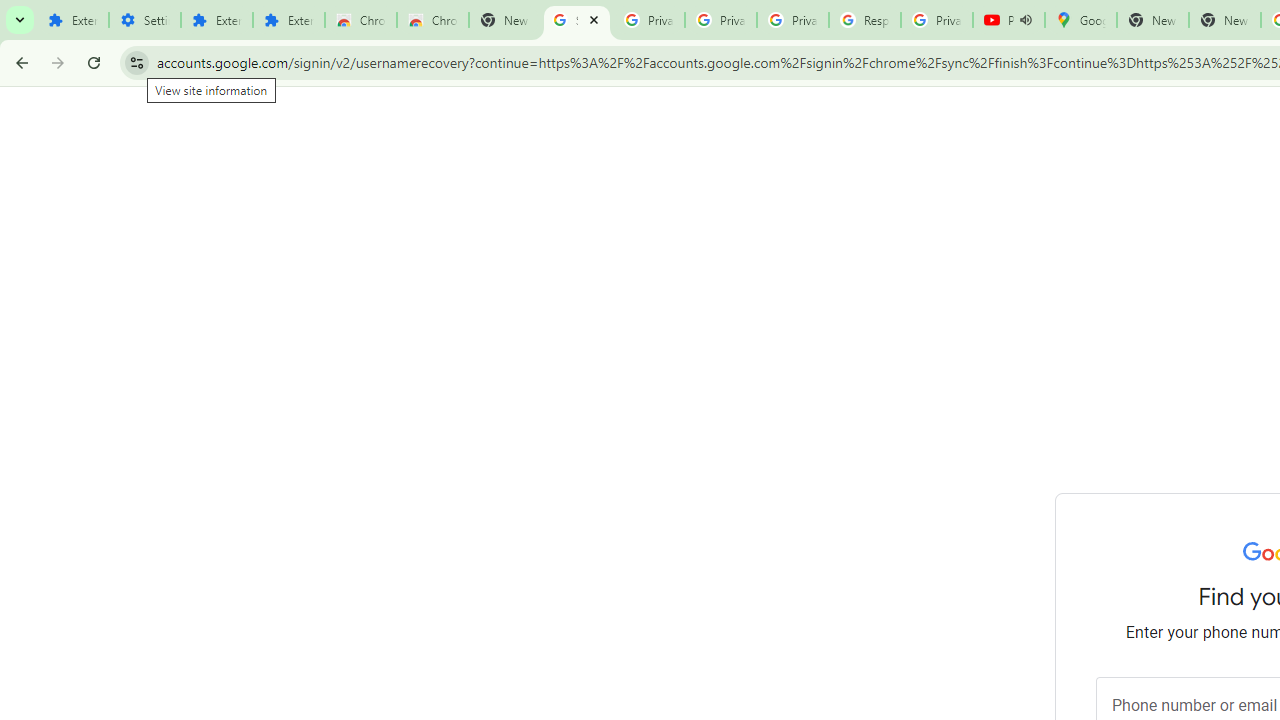 This screenshot has width=1280, height=720. Describe the element at coordinates (360, 20) in the screenshot. I see `'Chrome Web Store'` at that location.